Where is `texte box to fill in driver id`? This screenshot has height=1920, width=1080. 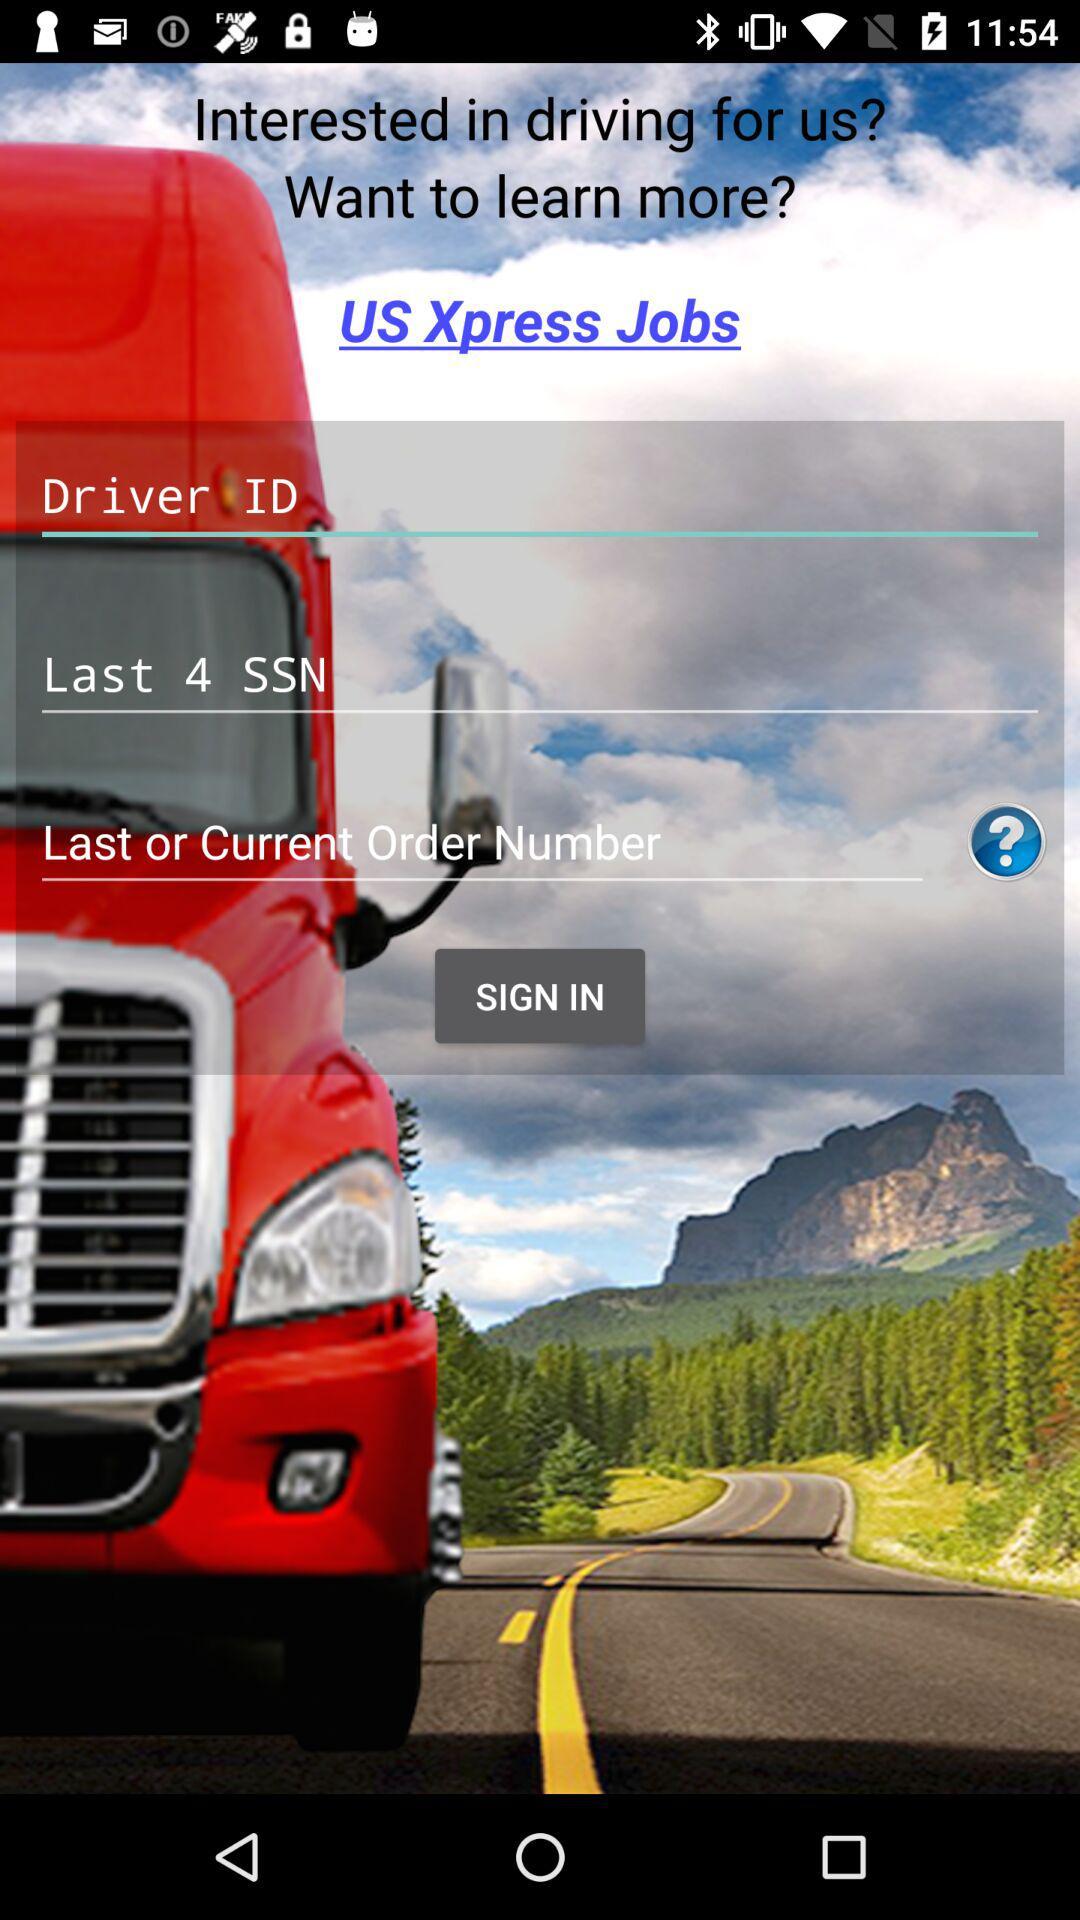
texte box to fill in driver id is located at coordinates (540, 495).